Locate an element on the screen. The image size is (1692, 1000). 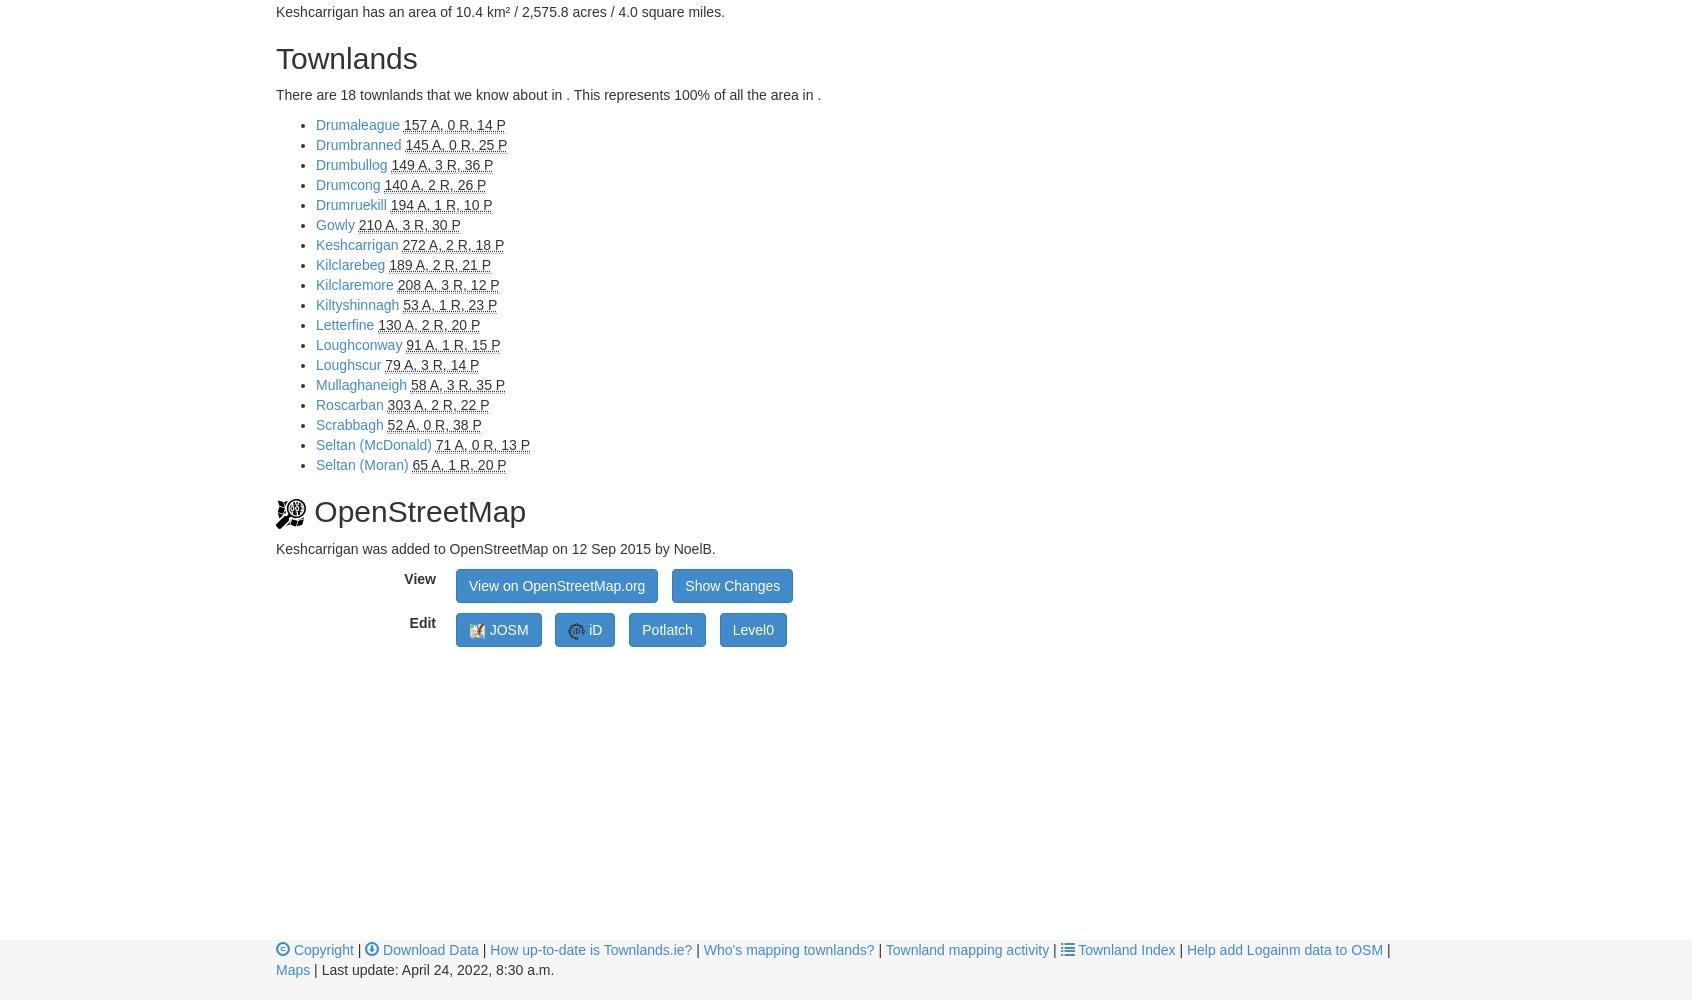
'210 A, 3 R, 30 P' is located at coordinates (408, 224).